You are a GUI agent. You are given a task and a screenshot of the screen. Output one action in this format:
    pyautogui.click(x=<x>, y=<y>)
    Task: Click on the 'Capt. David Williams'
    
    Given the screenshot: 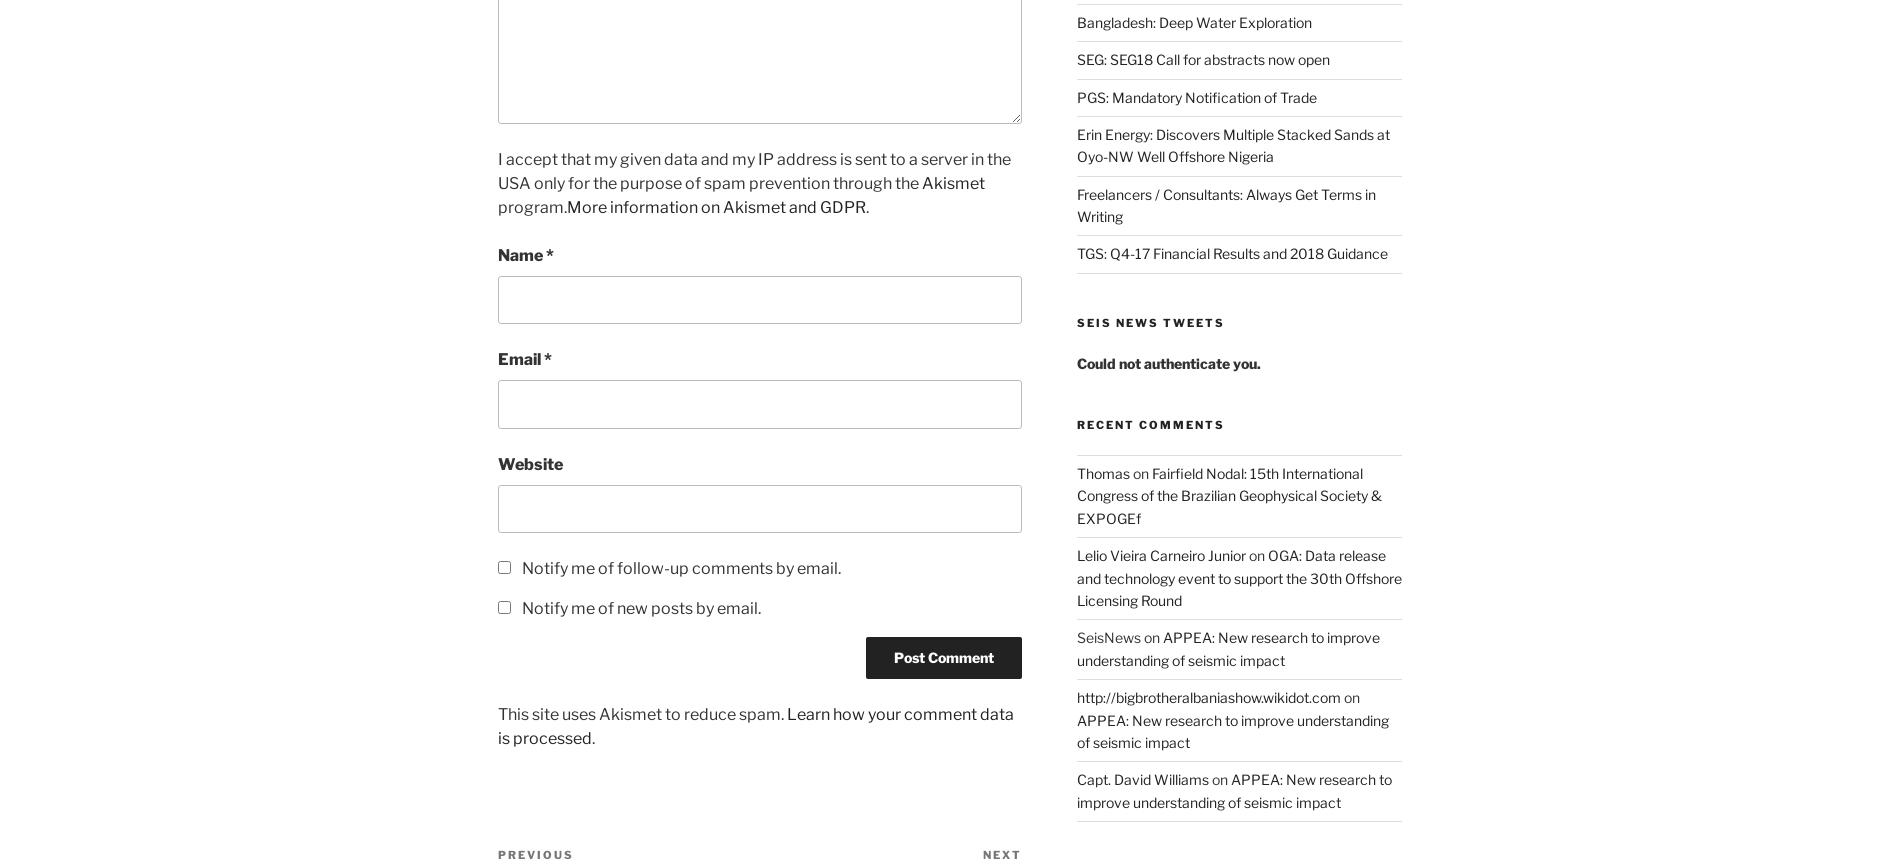 What is the action you would take?
    pyautogui.click(x=1075, y=778)
    